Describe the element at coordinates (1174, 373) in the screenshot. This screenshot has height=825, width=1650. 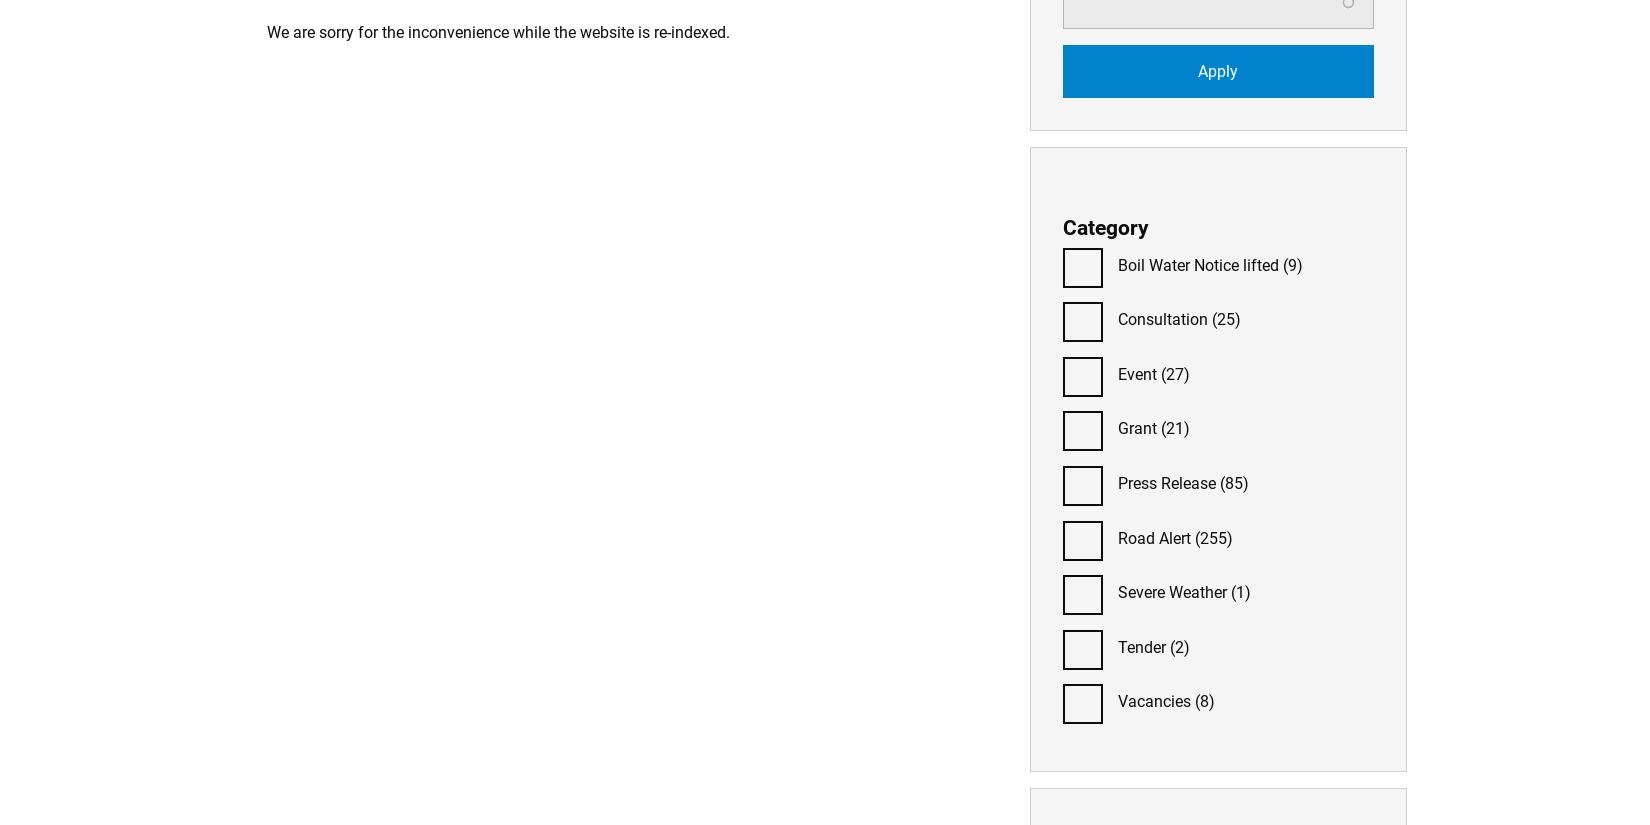
I see `'(27)'` at that location.